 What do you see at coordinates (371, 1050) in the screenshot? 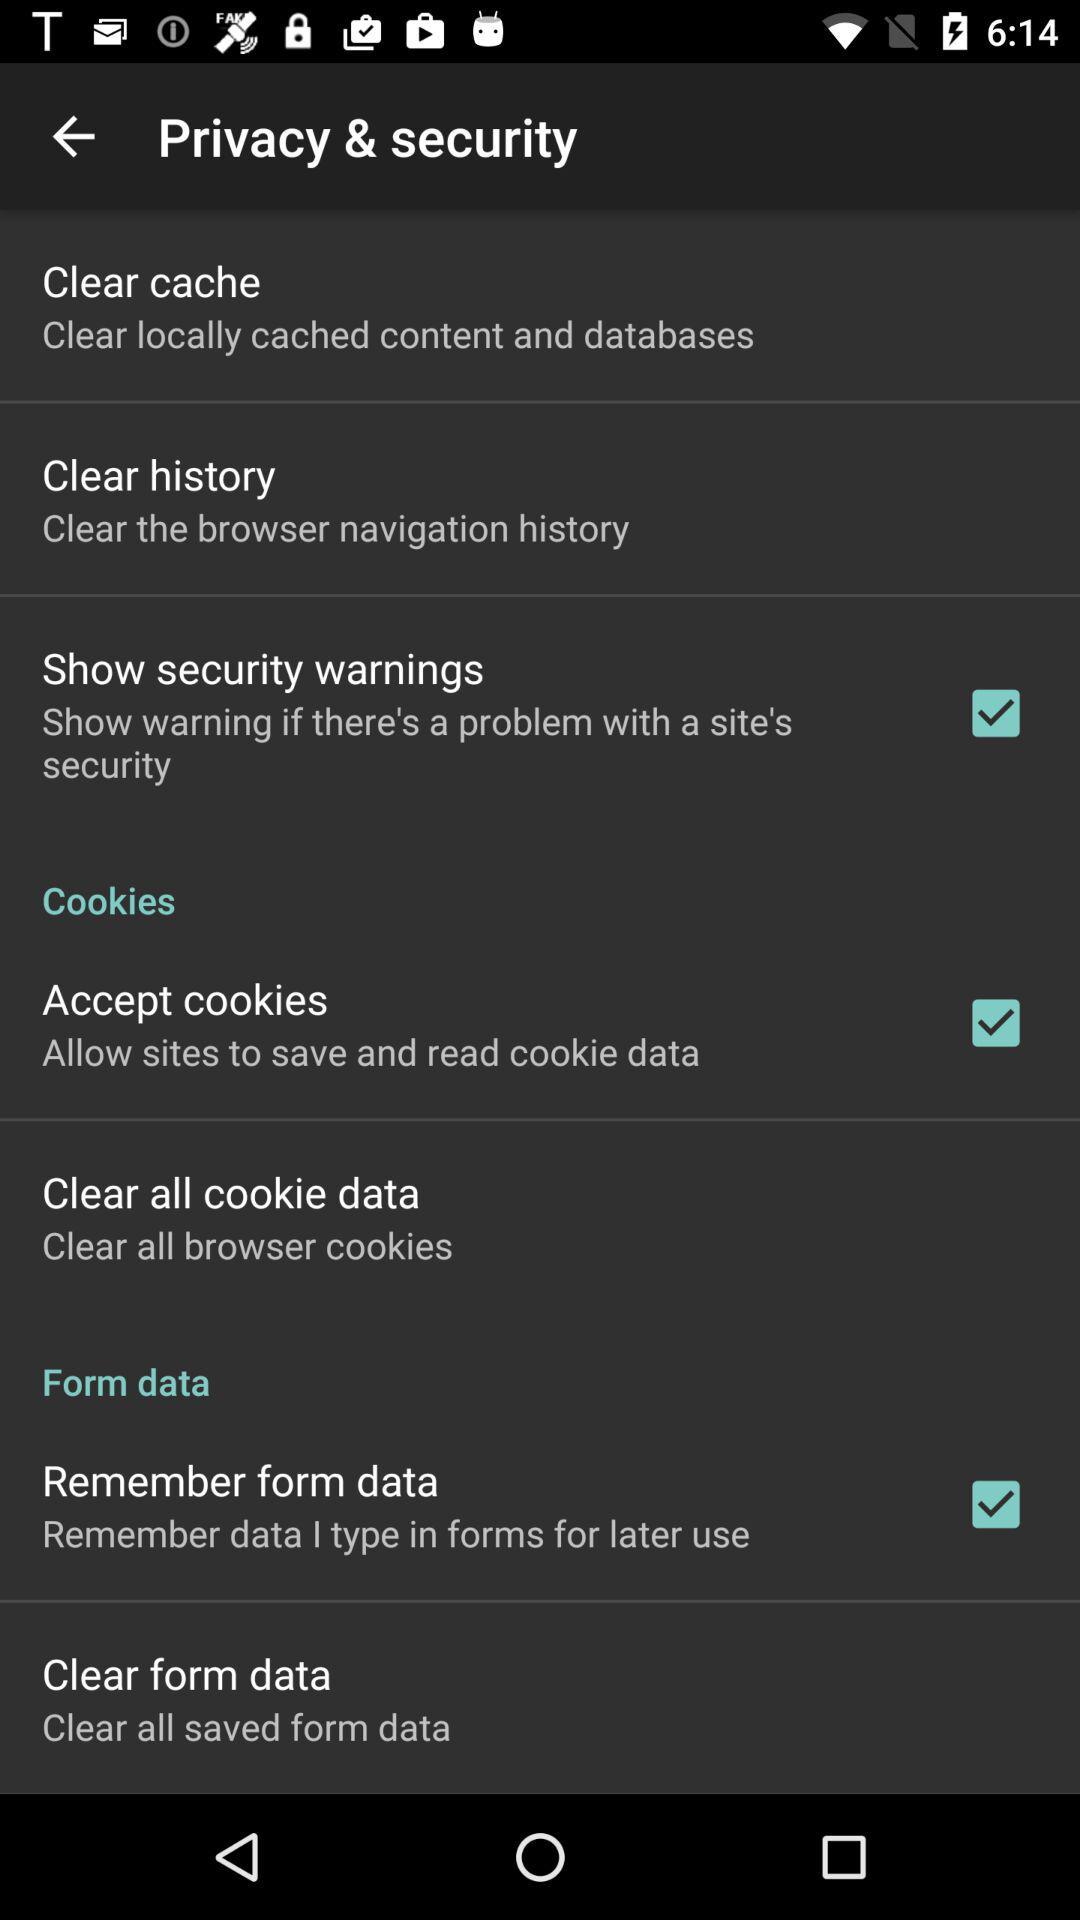
I see `icon below accept cookies` at bounding box center [371, 1050].